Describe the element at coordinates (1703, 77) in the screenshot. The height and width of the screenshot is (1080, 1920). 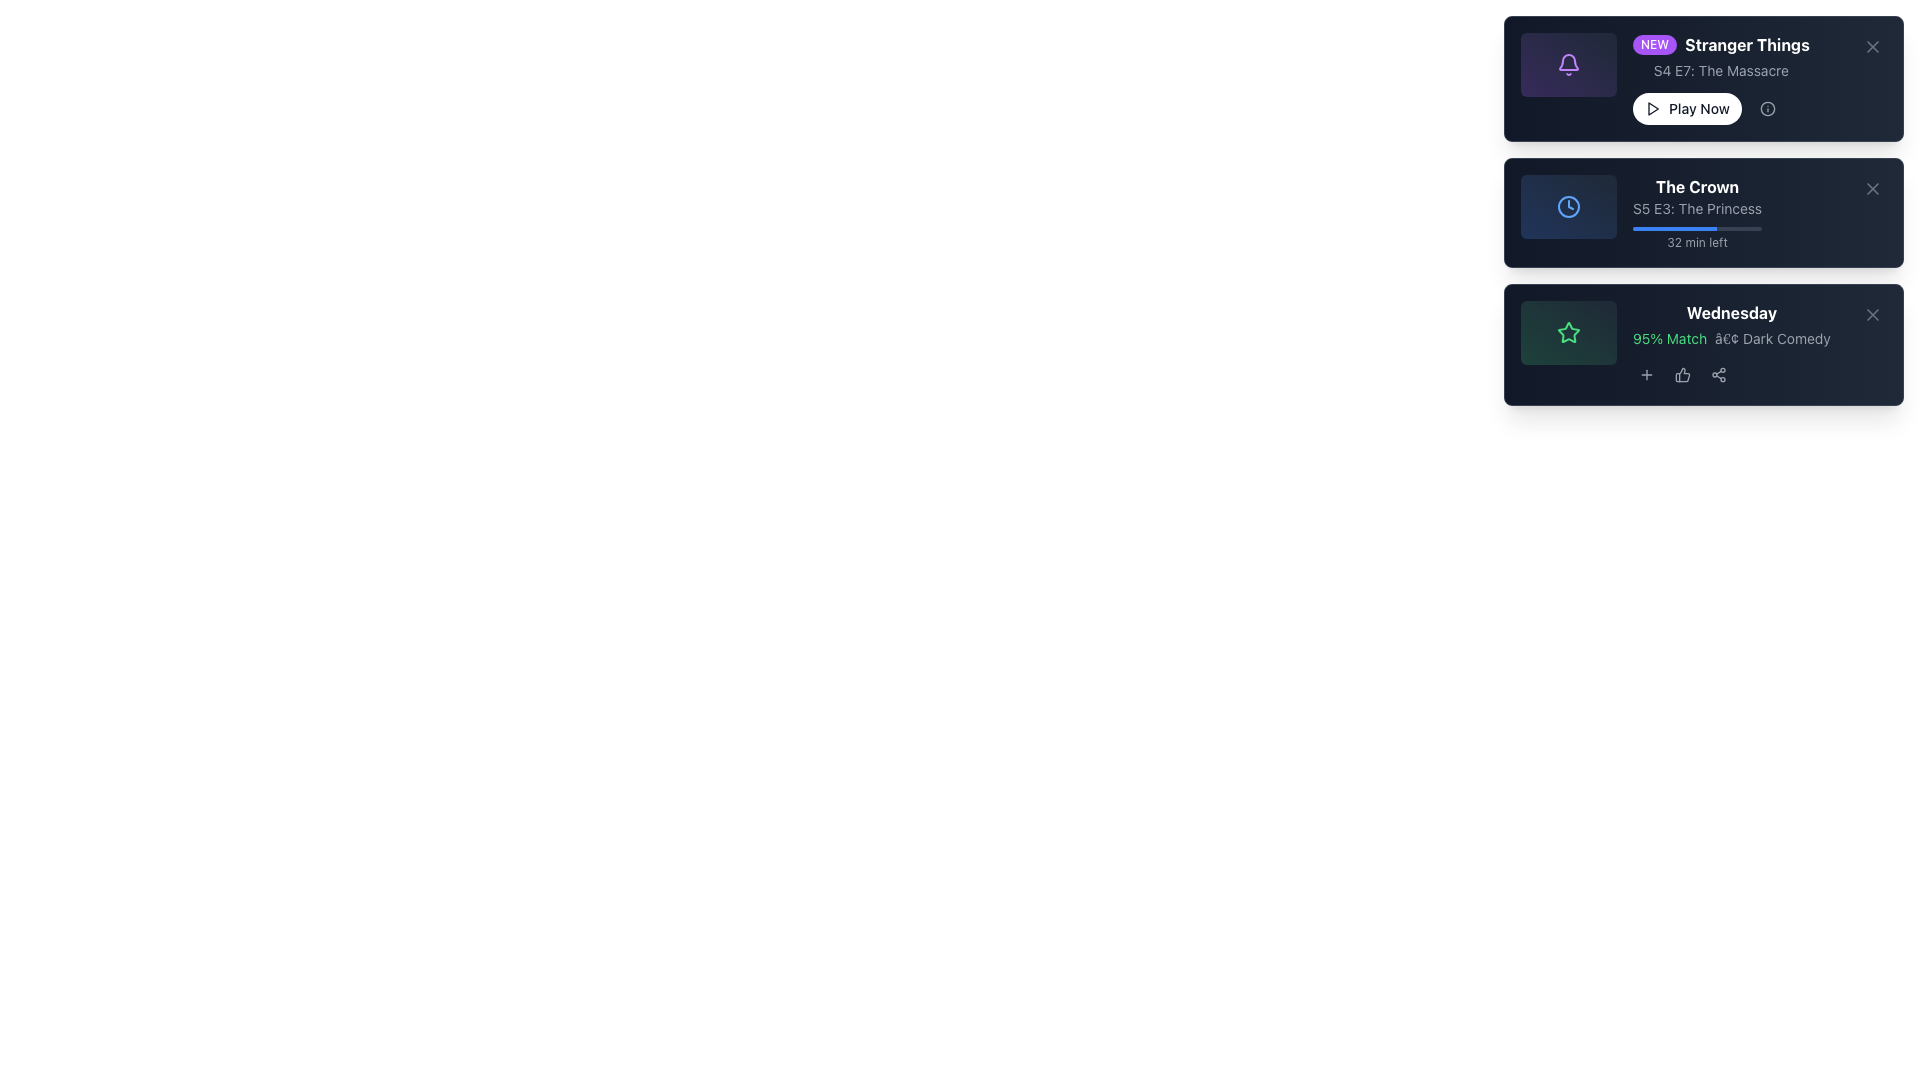
I see `the NEW badge on the Stranger Things card component, which is the first card in the list of media information` at that location.